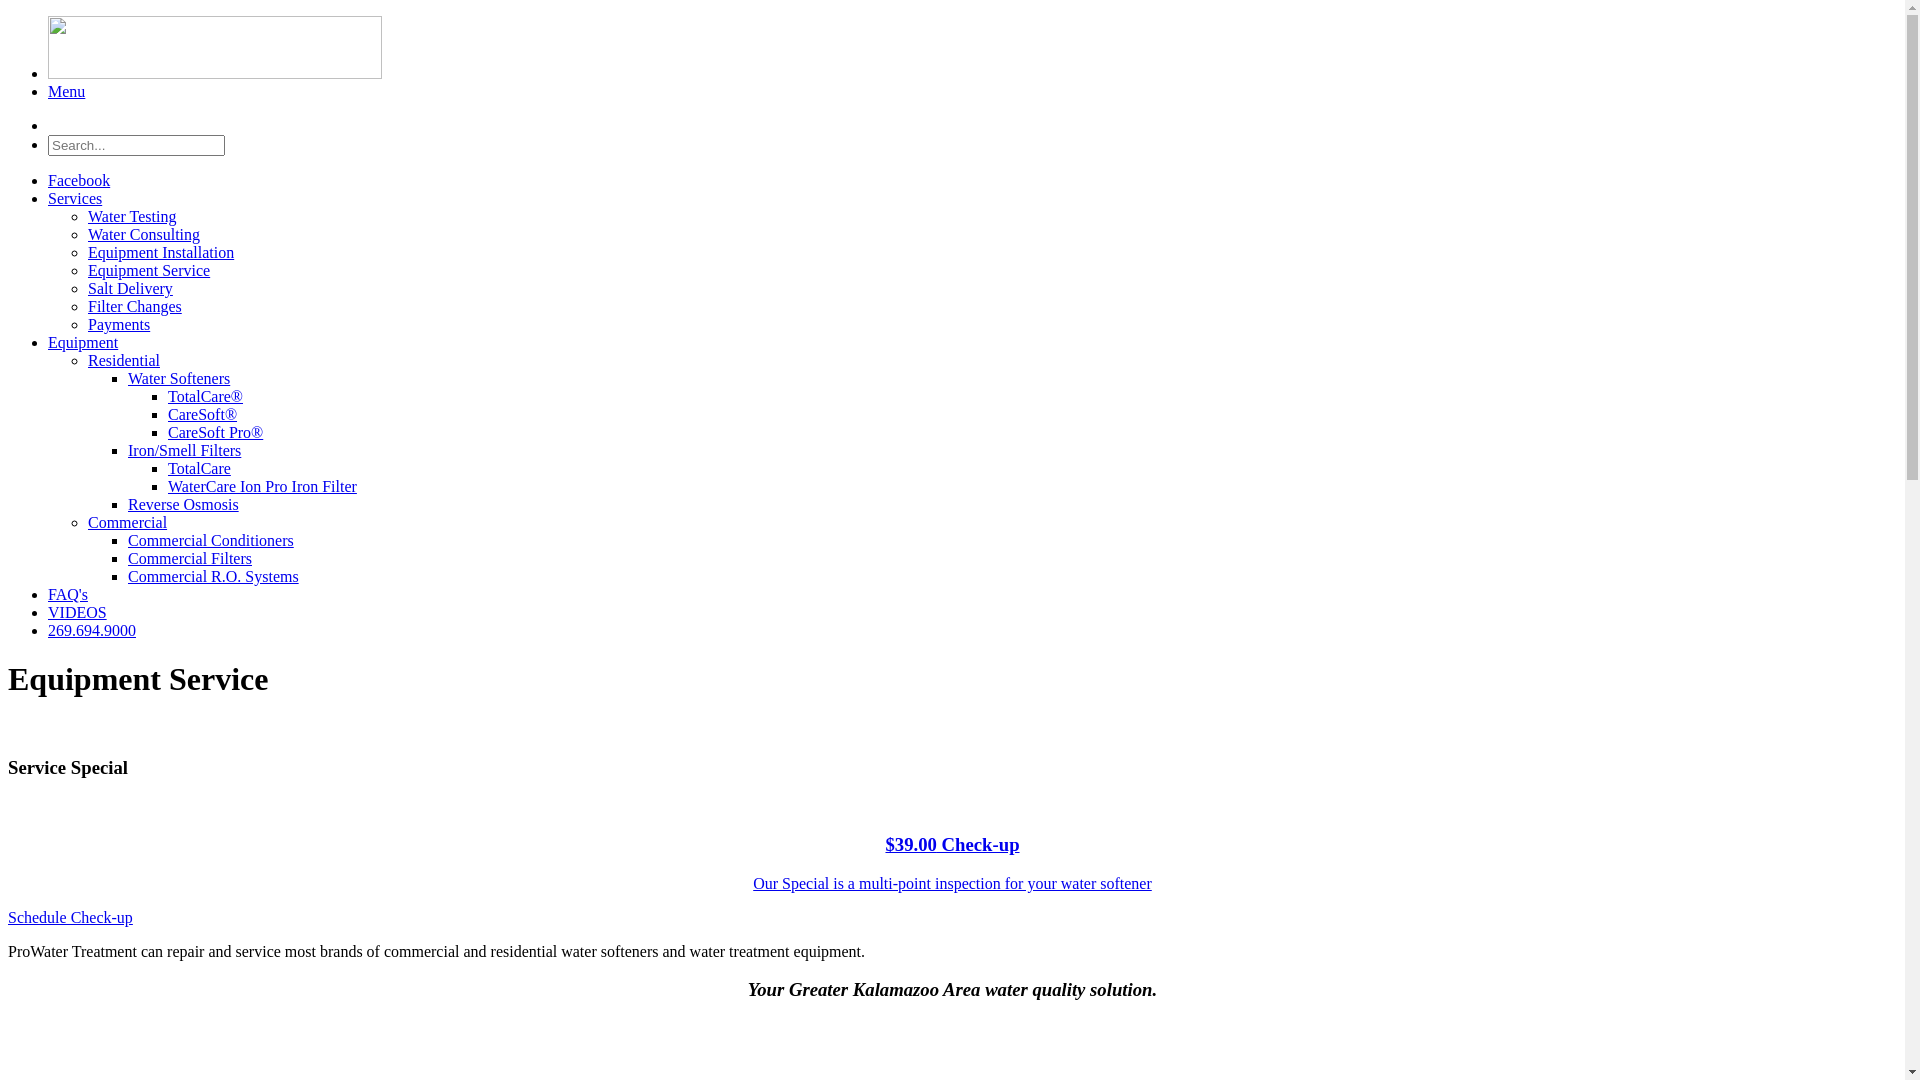 The width and height of the screenshot is (1920, 1080). Describe the element at coordinates (66, 91) in the screenshot. I see `'Menu'` at that location.